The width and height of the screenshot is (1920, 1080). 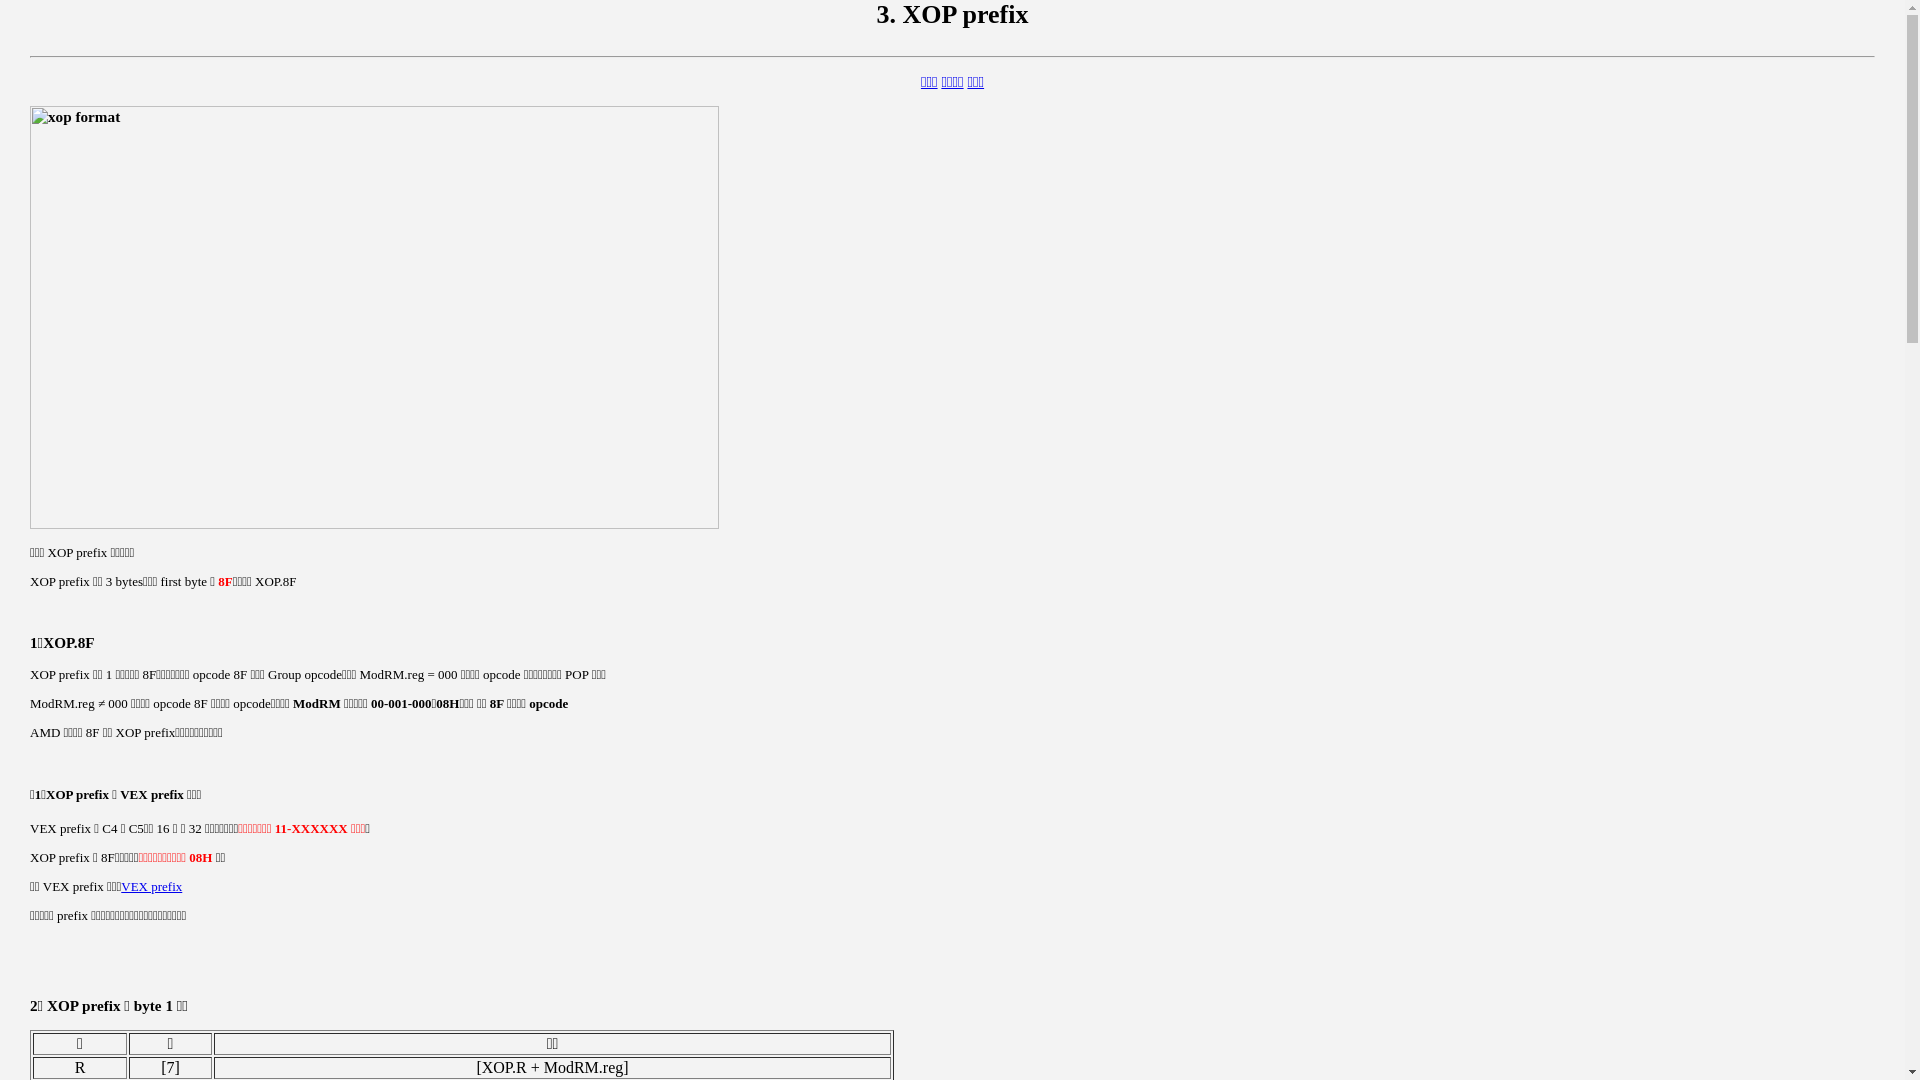 I want to click on 'VEX prefix', so click(x=150, y=885).